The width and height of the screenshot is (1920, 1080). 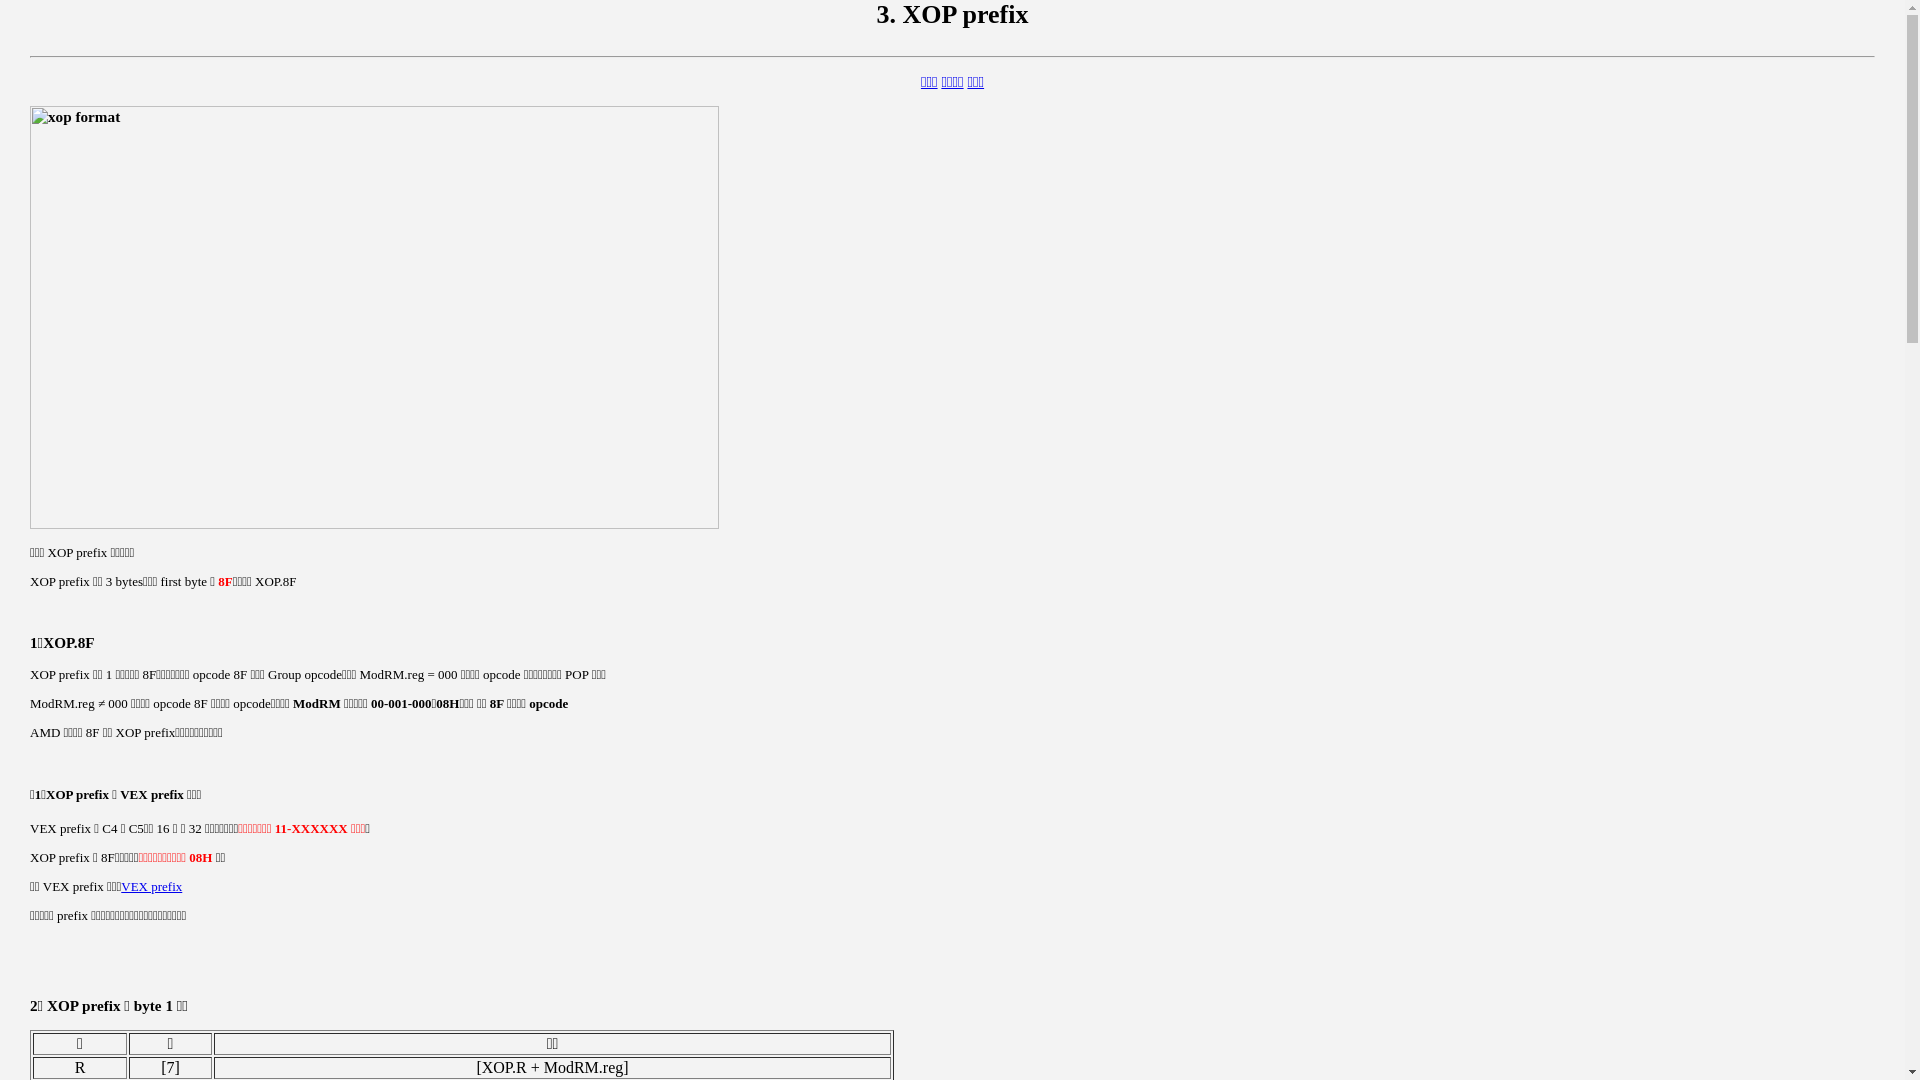 I want to click on 'VEX prefix', so click(x=150, y=885).